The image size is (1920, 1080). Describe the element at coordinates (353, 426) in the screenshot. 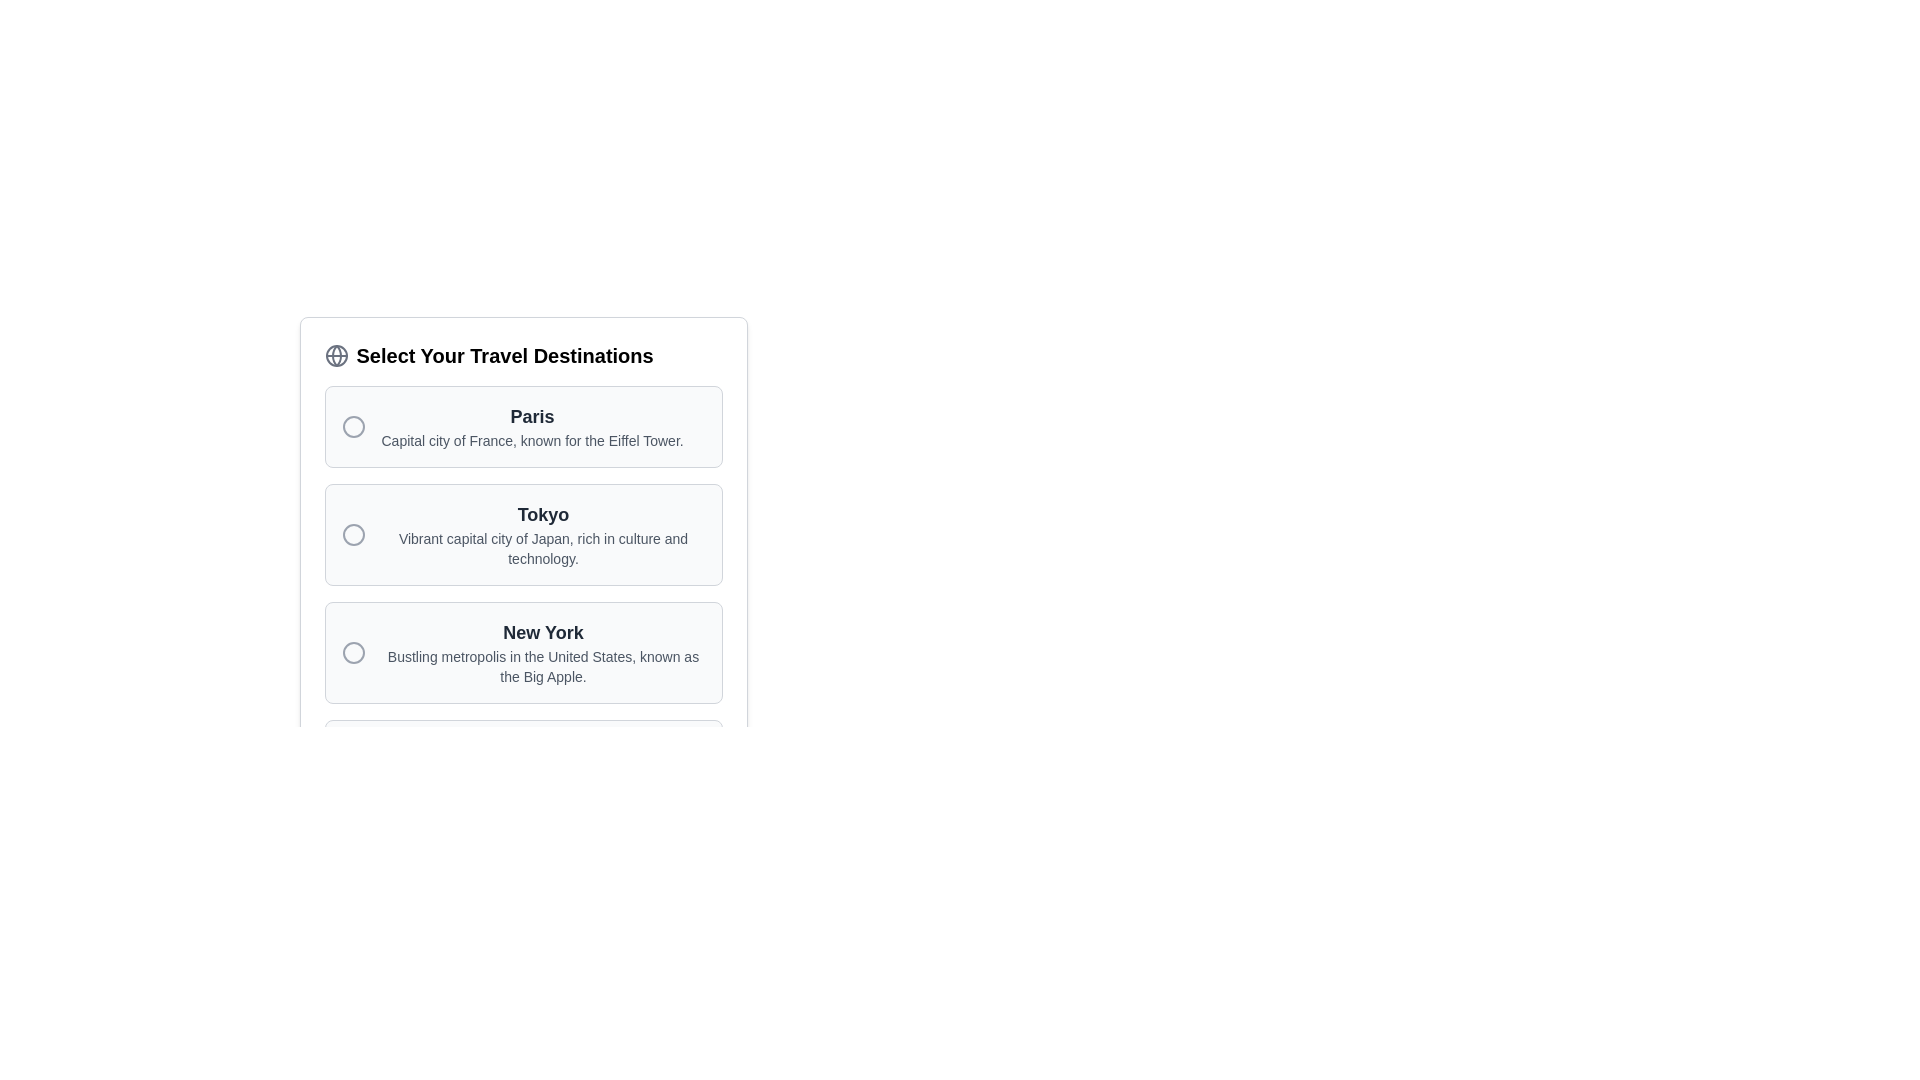

I see `the radio button for the first travel destination option labeled 'Paris' to trigger a tooltip or visual response` at that location.